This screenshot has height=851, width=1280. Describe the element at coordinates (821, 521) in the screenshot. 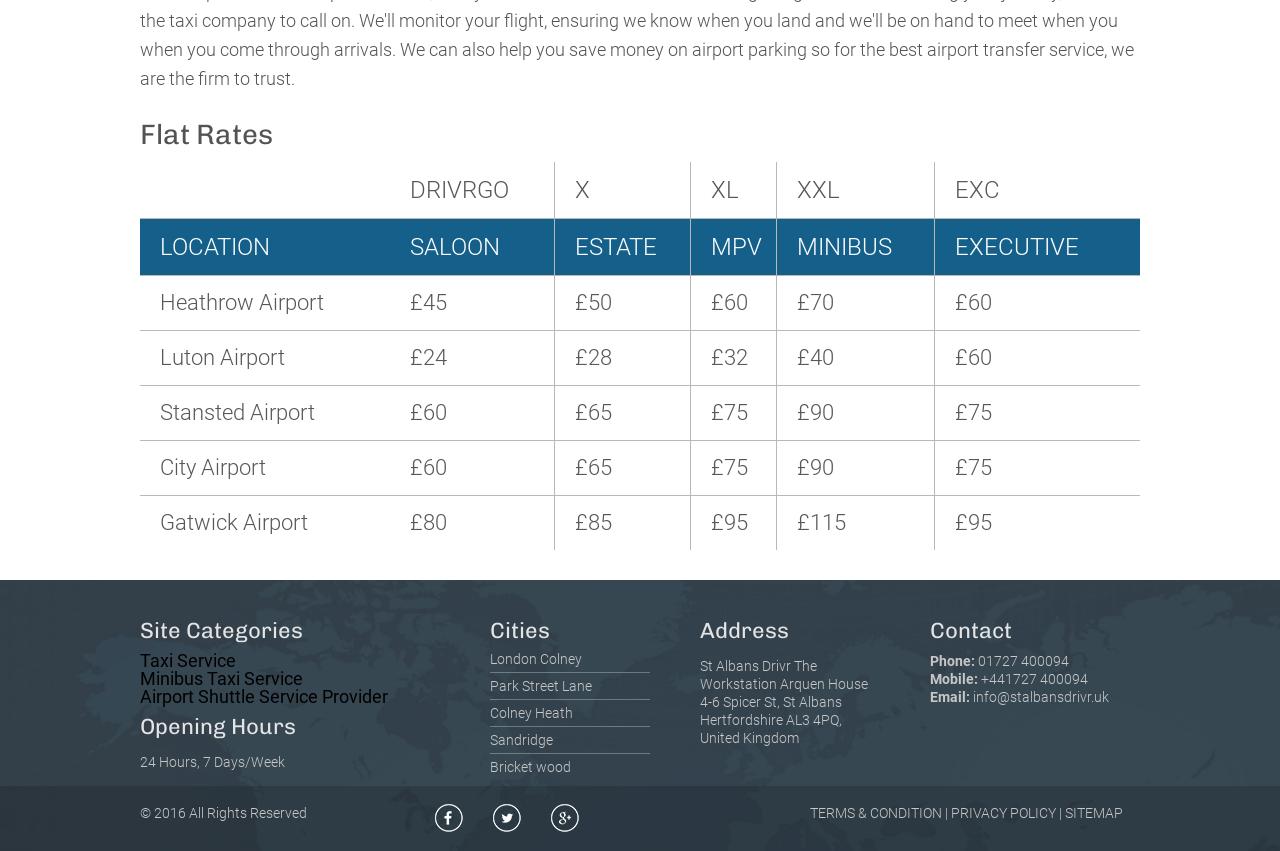

I see `'£115'` at that location.